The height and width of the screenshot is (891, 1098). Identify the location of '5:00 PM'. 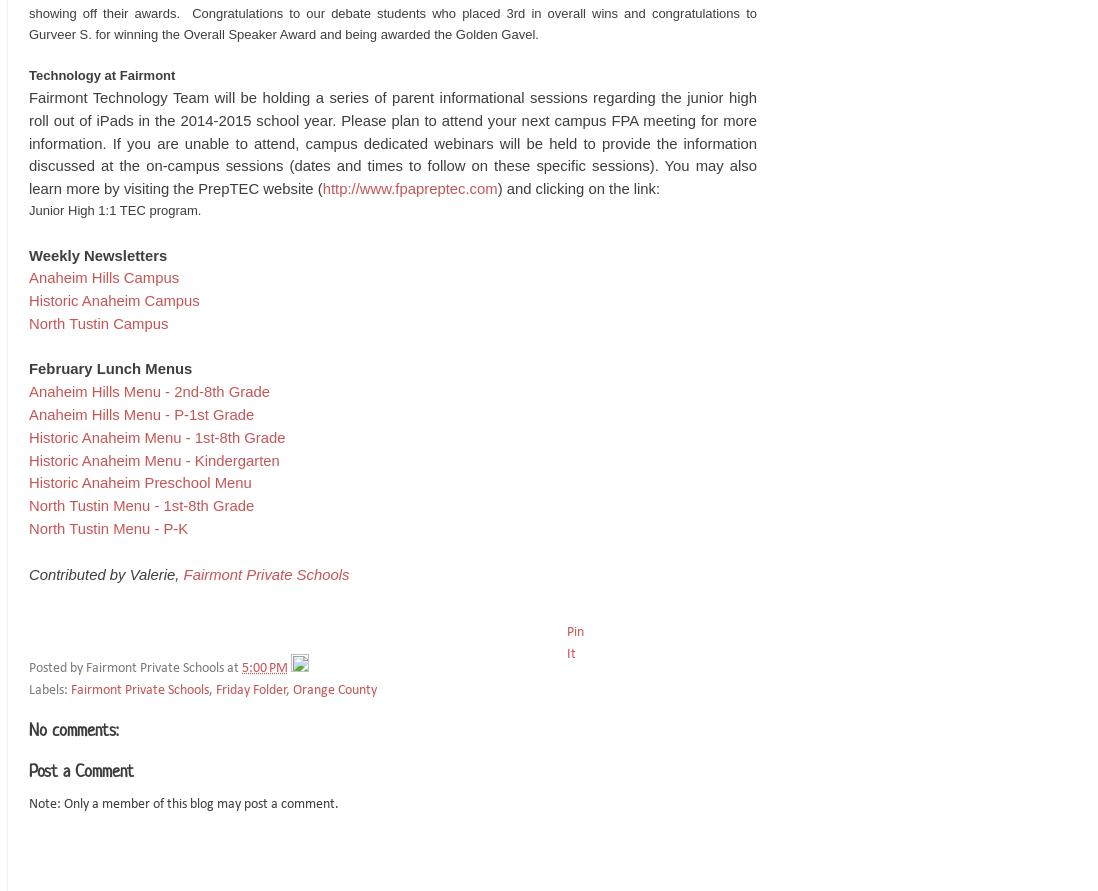
(263, 667).